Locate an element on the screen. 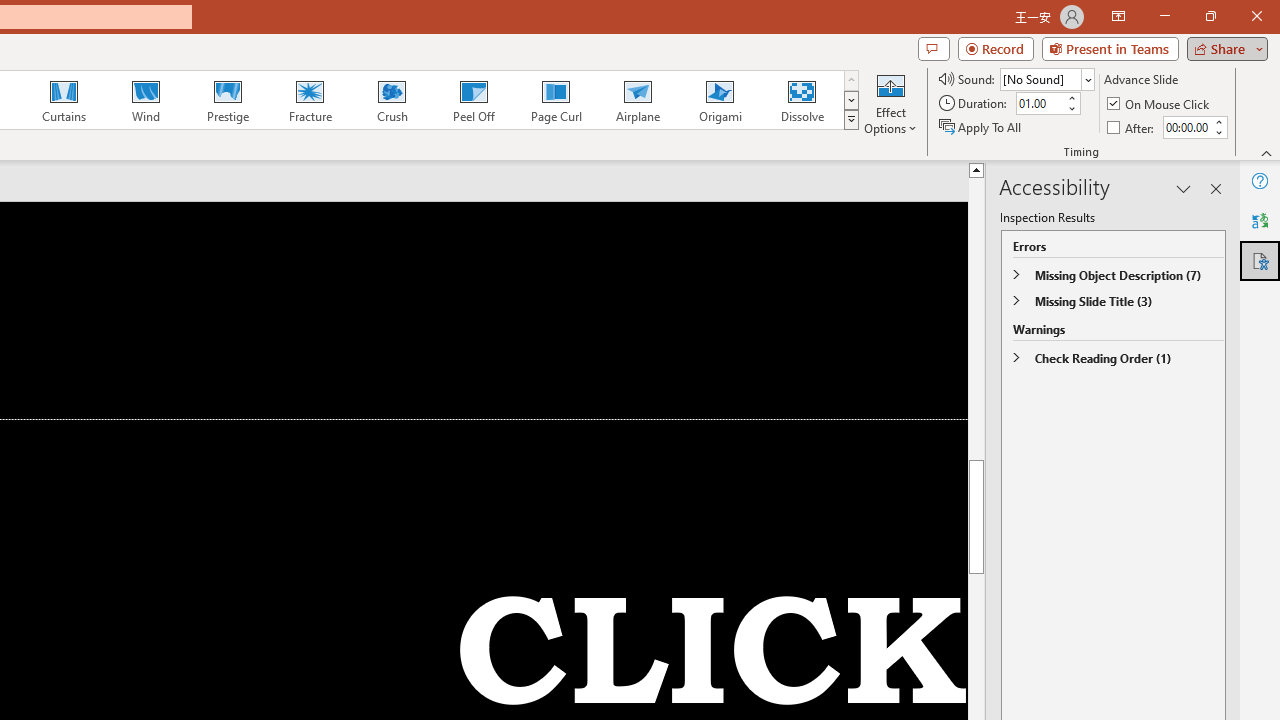  'Duration' is located at coordinates (1040, 103).